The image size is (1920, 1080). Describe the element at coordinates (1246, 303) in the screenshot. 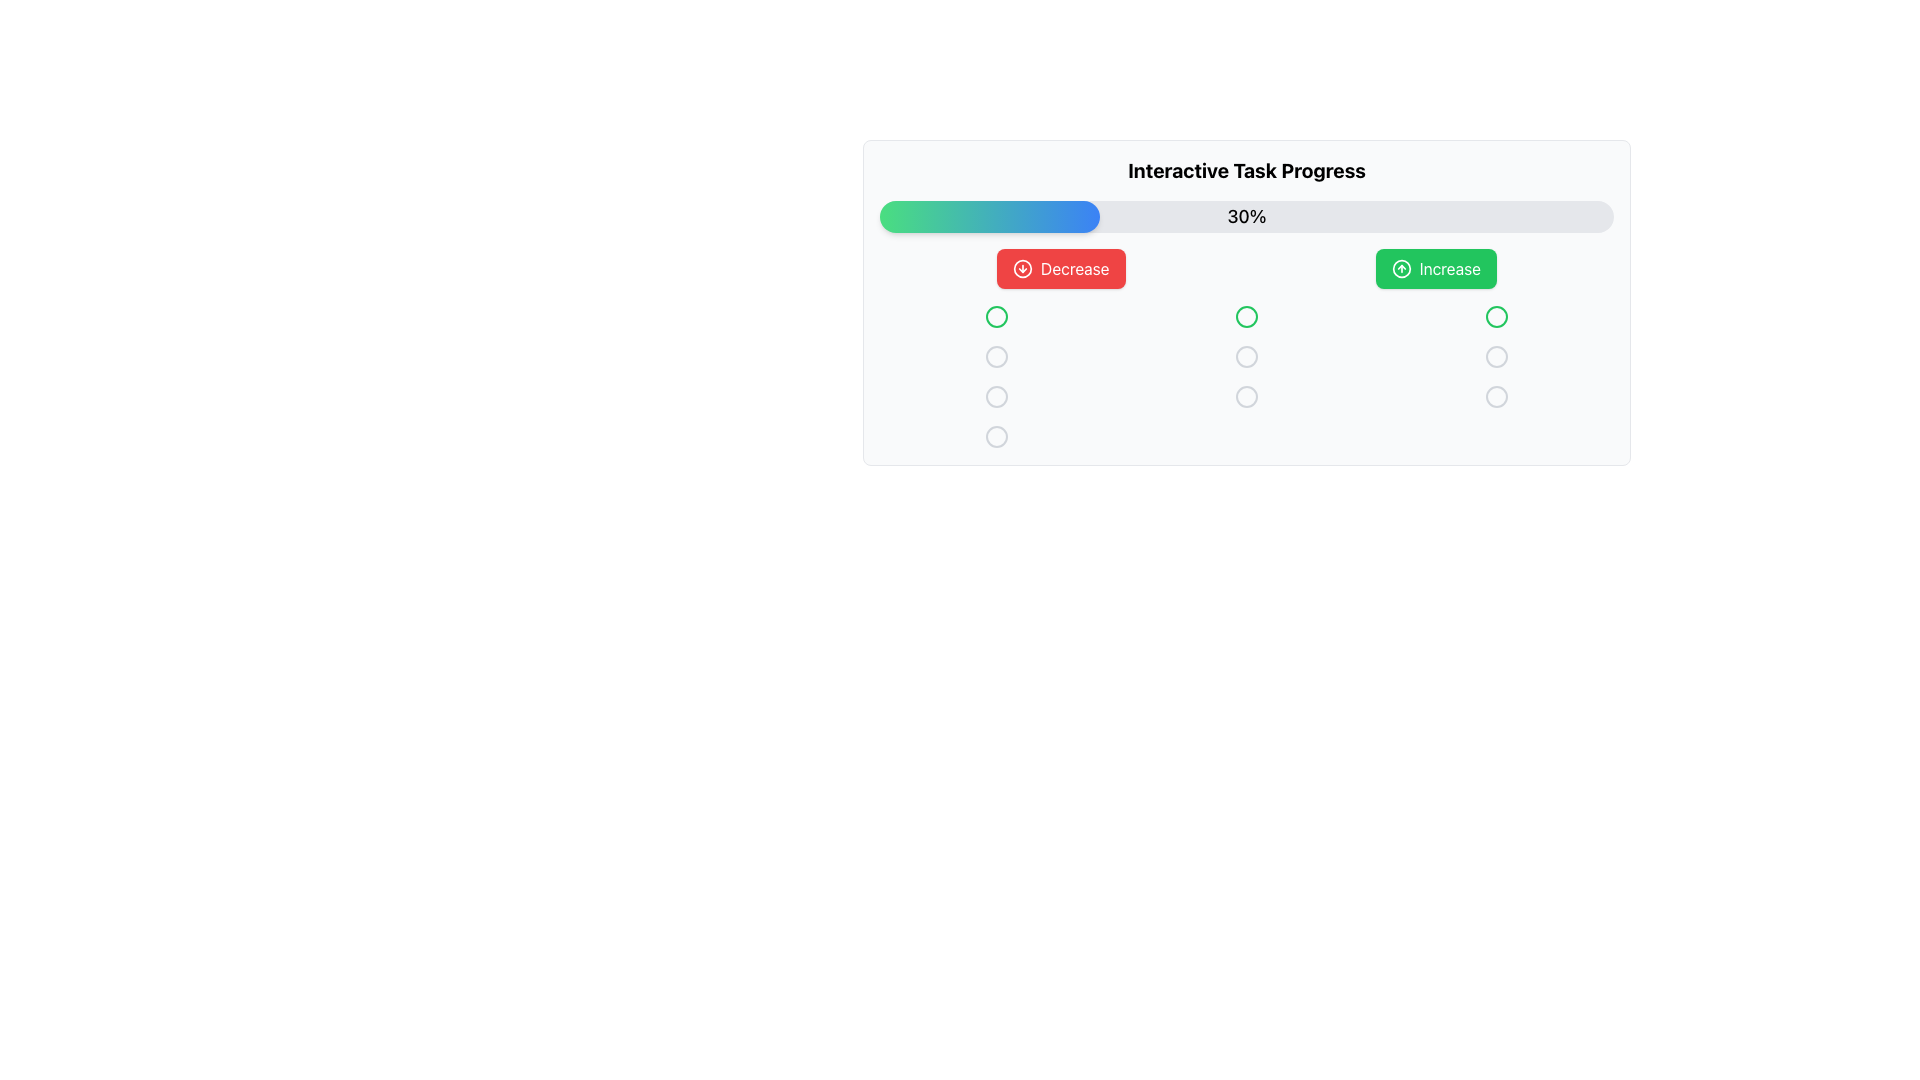

I see `the green circular Interactive button located in the middle column of the 'Interactive Task Progress' section, third from the top` at that location.